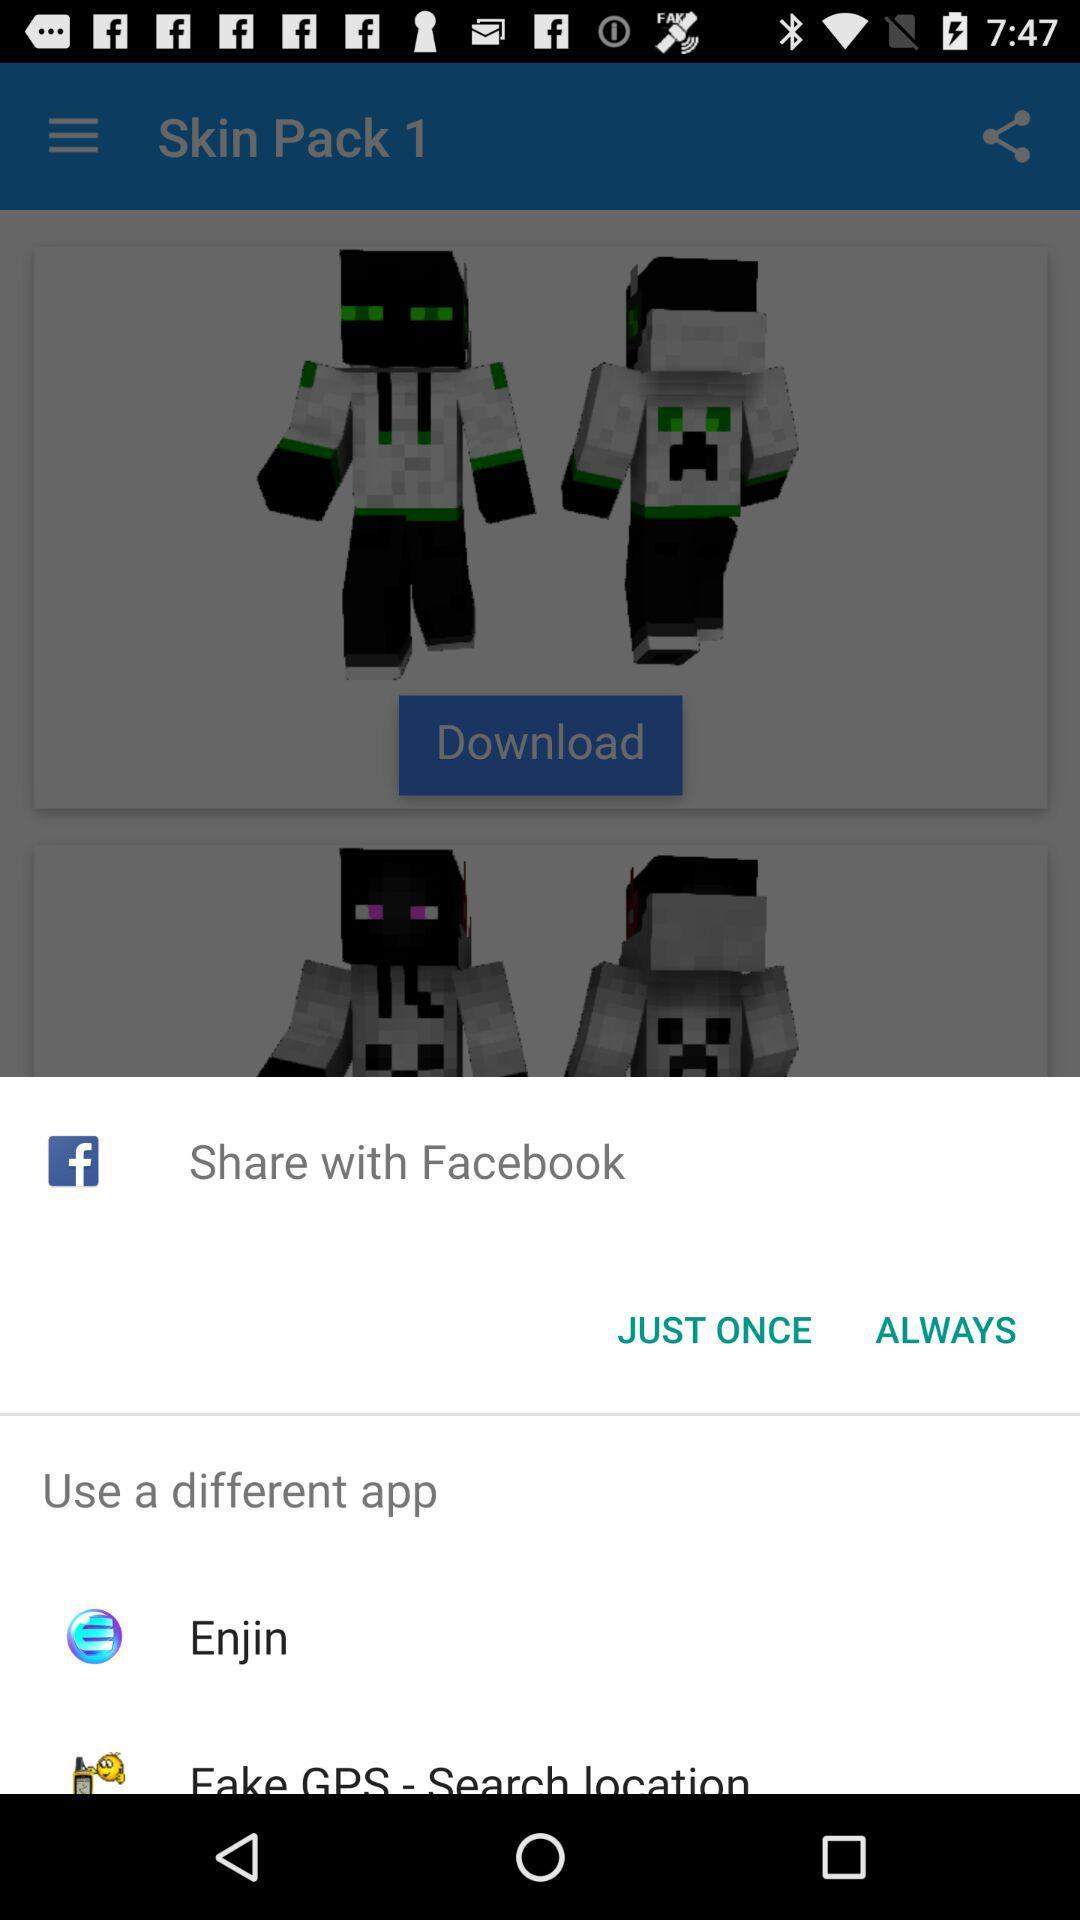 The height and width of the screenshot is (1920, 1080). What do you see at coordinates (713, 1329) in the screenshot?
I see `the just once button` at bounding box center [713, 1329].